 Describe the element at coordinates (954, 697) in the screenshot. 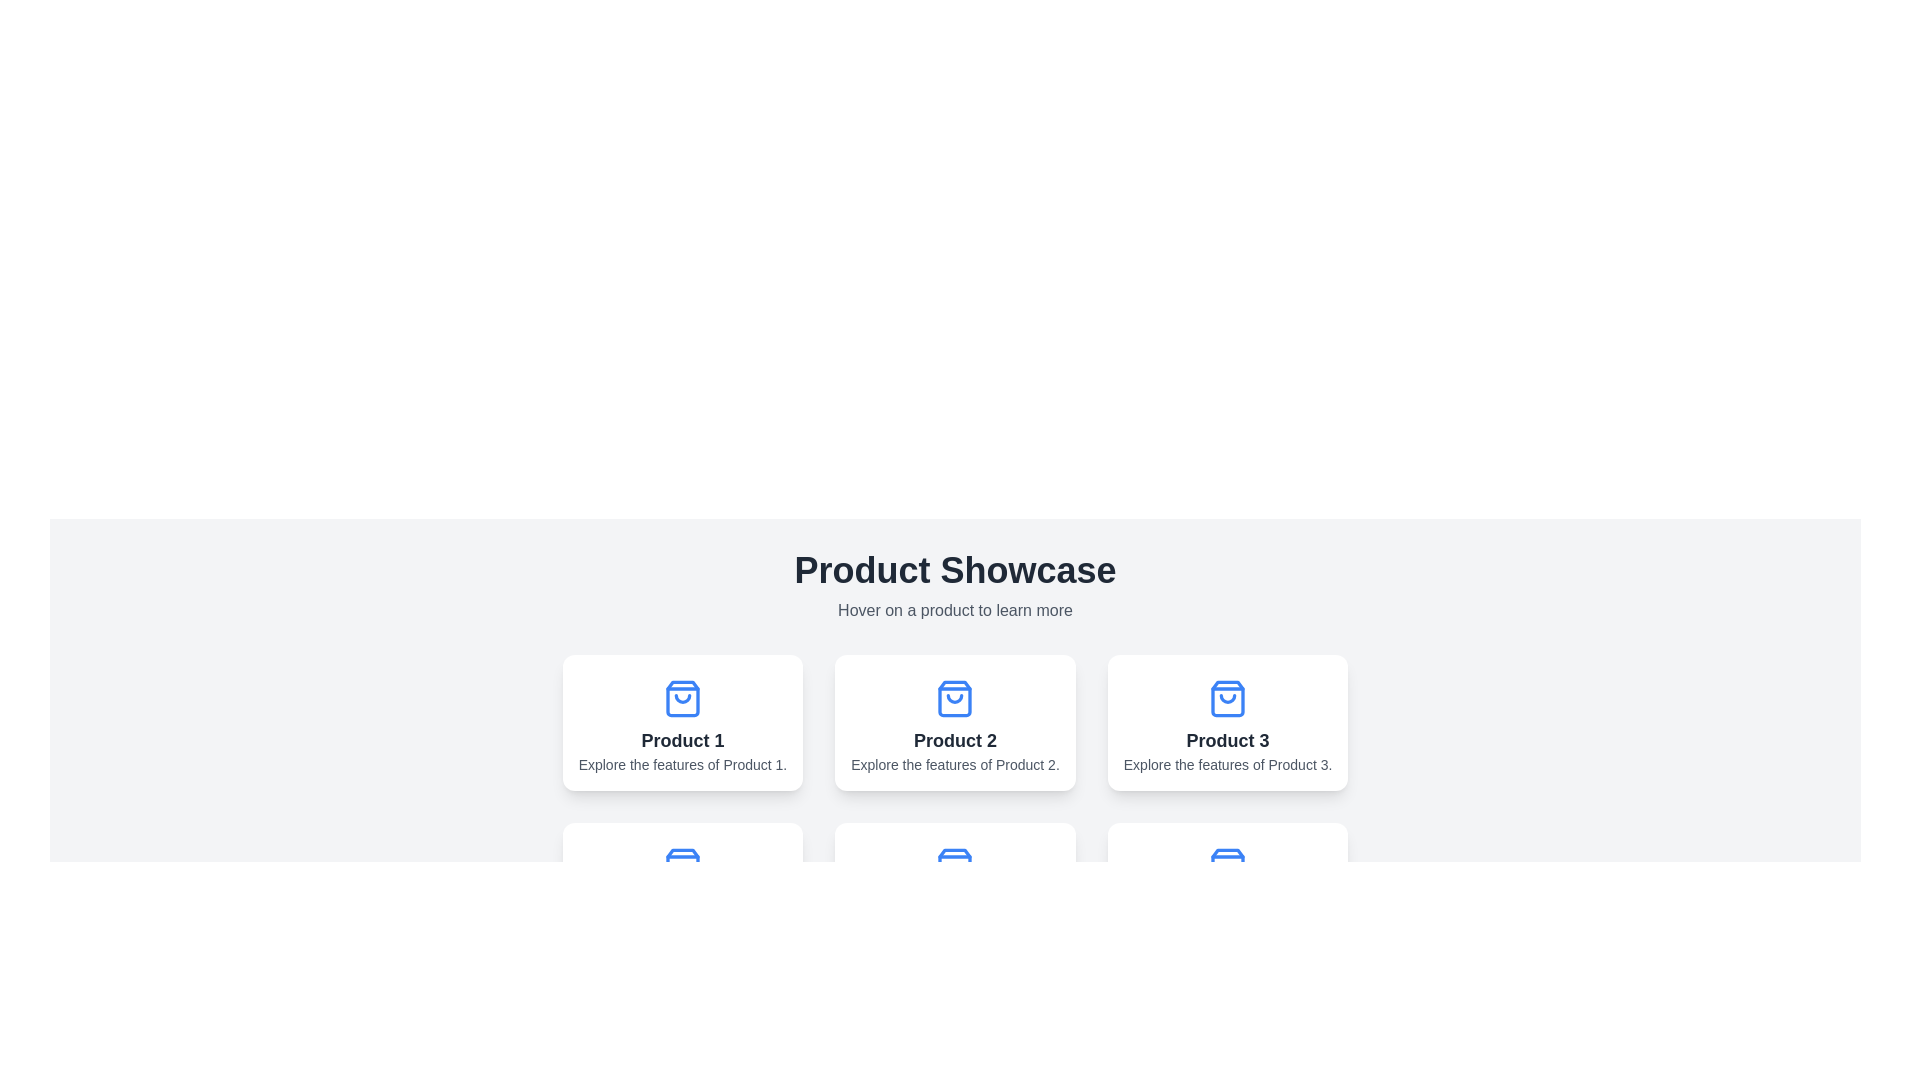

I see `the blue shopping bag icon located at the top of the card labeled 'Product 2', which is centered horizontally within the card just below the upper margin` at that location.